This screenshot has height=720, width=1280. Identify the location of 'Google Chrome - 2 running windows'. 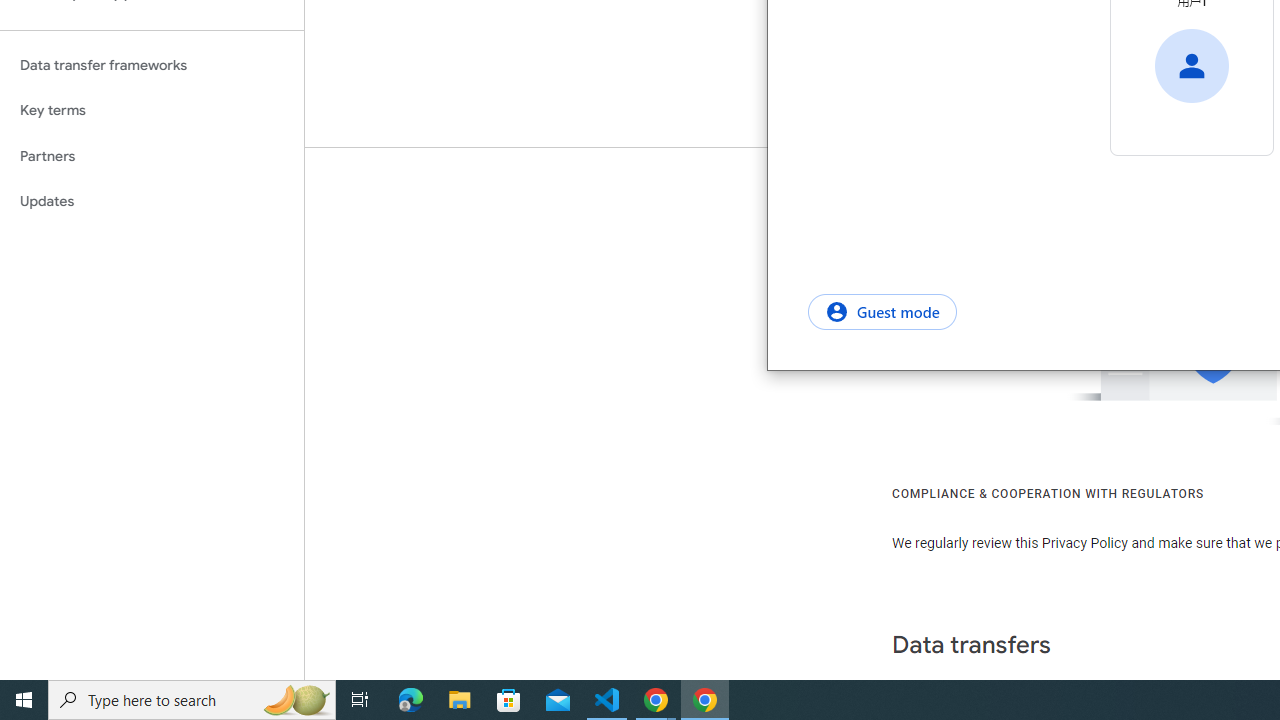
(656, 698).